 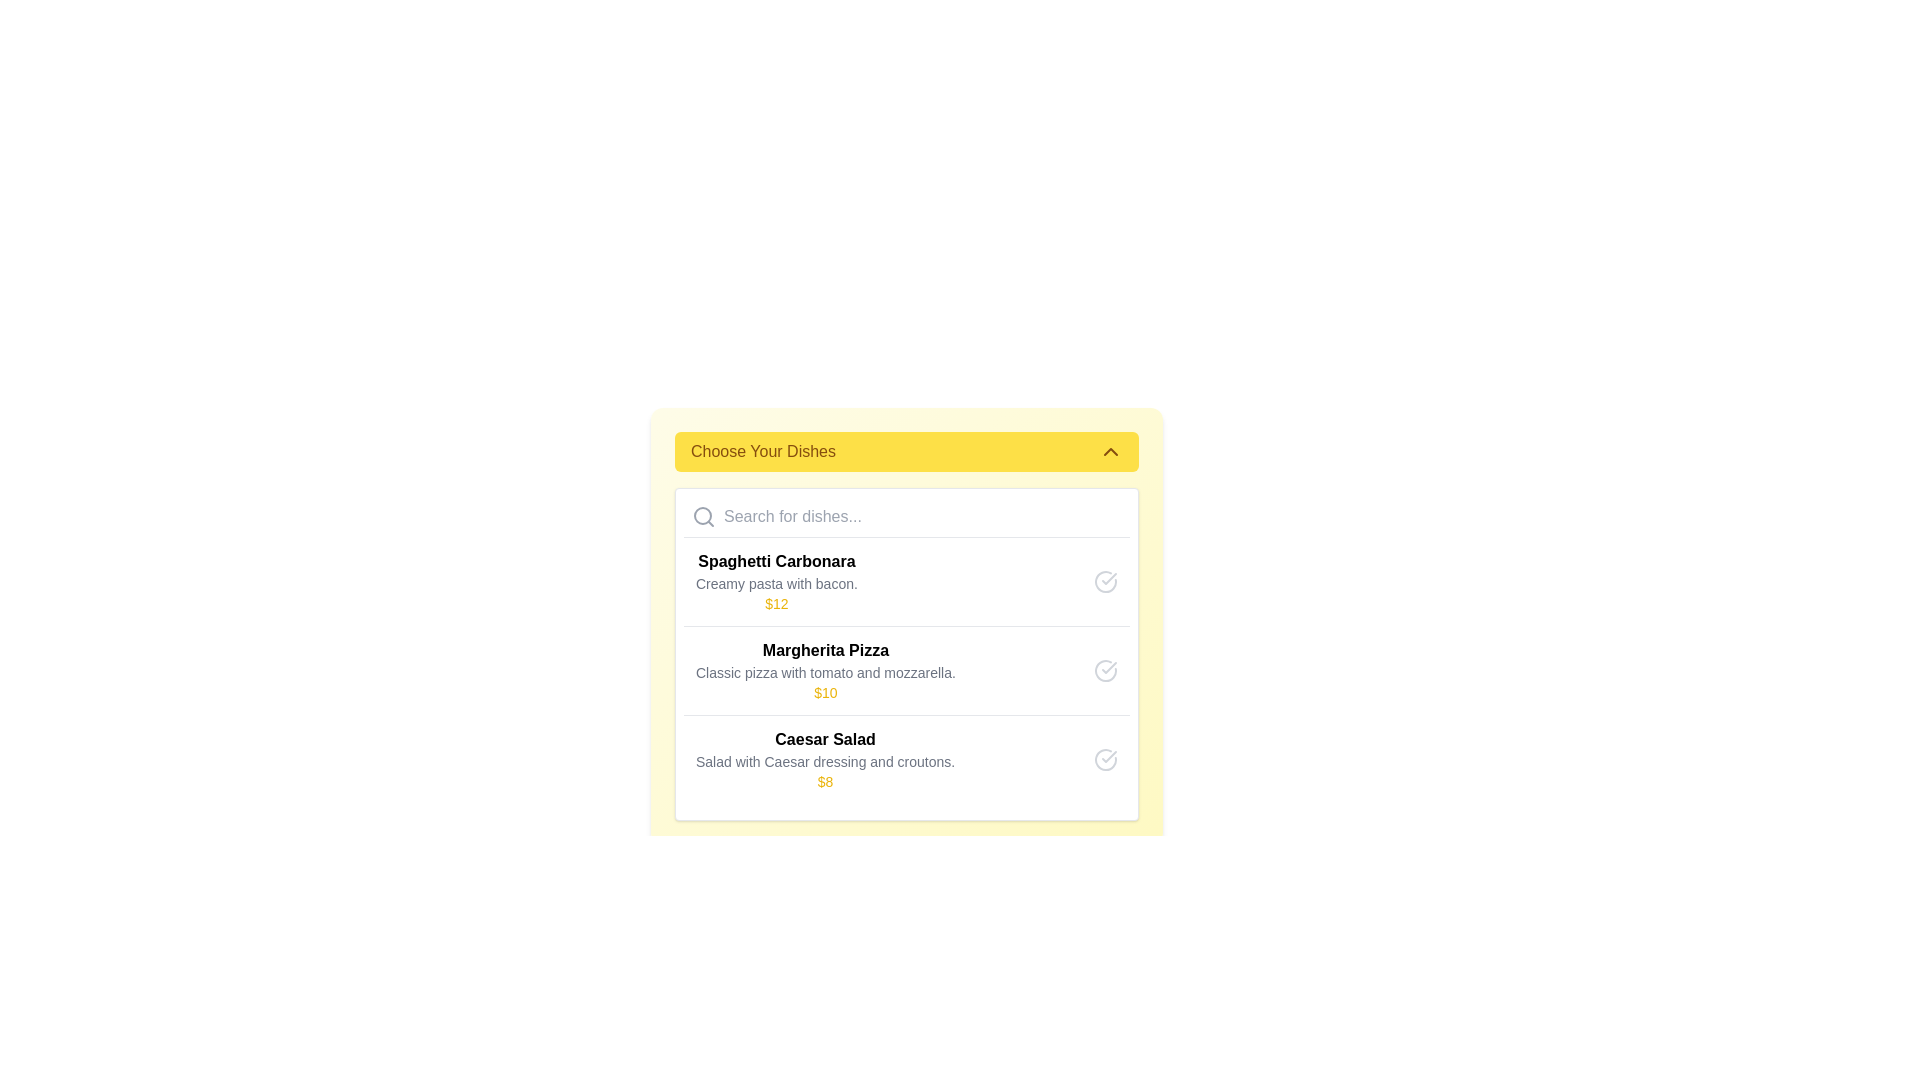 I want to click on the circular graphical component of the magnifying glass icon located in the search bar area of the 'Choose Your Dishes' section, so click(x=702, y=515).